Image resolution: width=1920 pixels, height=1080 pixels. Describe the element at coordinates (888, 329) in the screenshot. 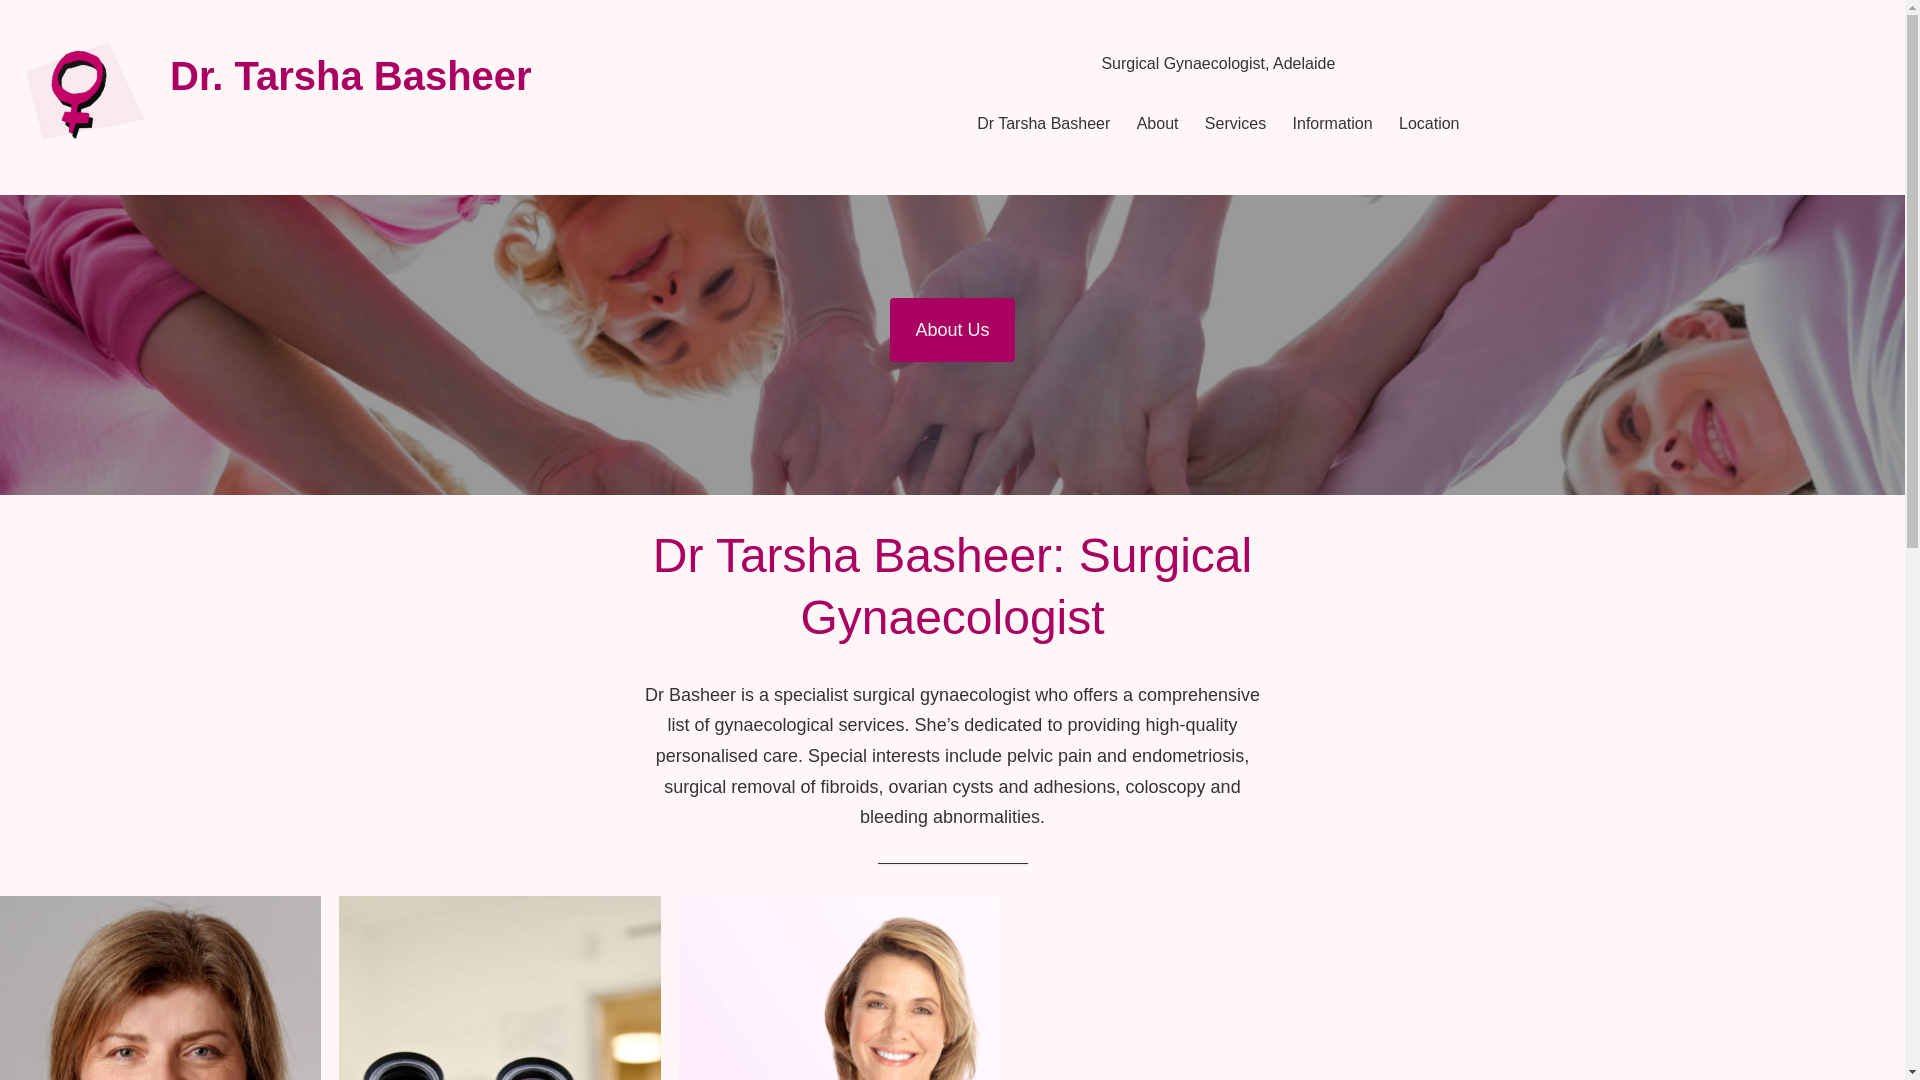

I see `'About Us'` at that location.